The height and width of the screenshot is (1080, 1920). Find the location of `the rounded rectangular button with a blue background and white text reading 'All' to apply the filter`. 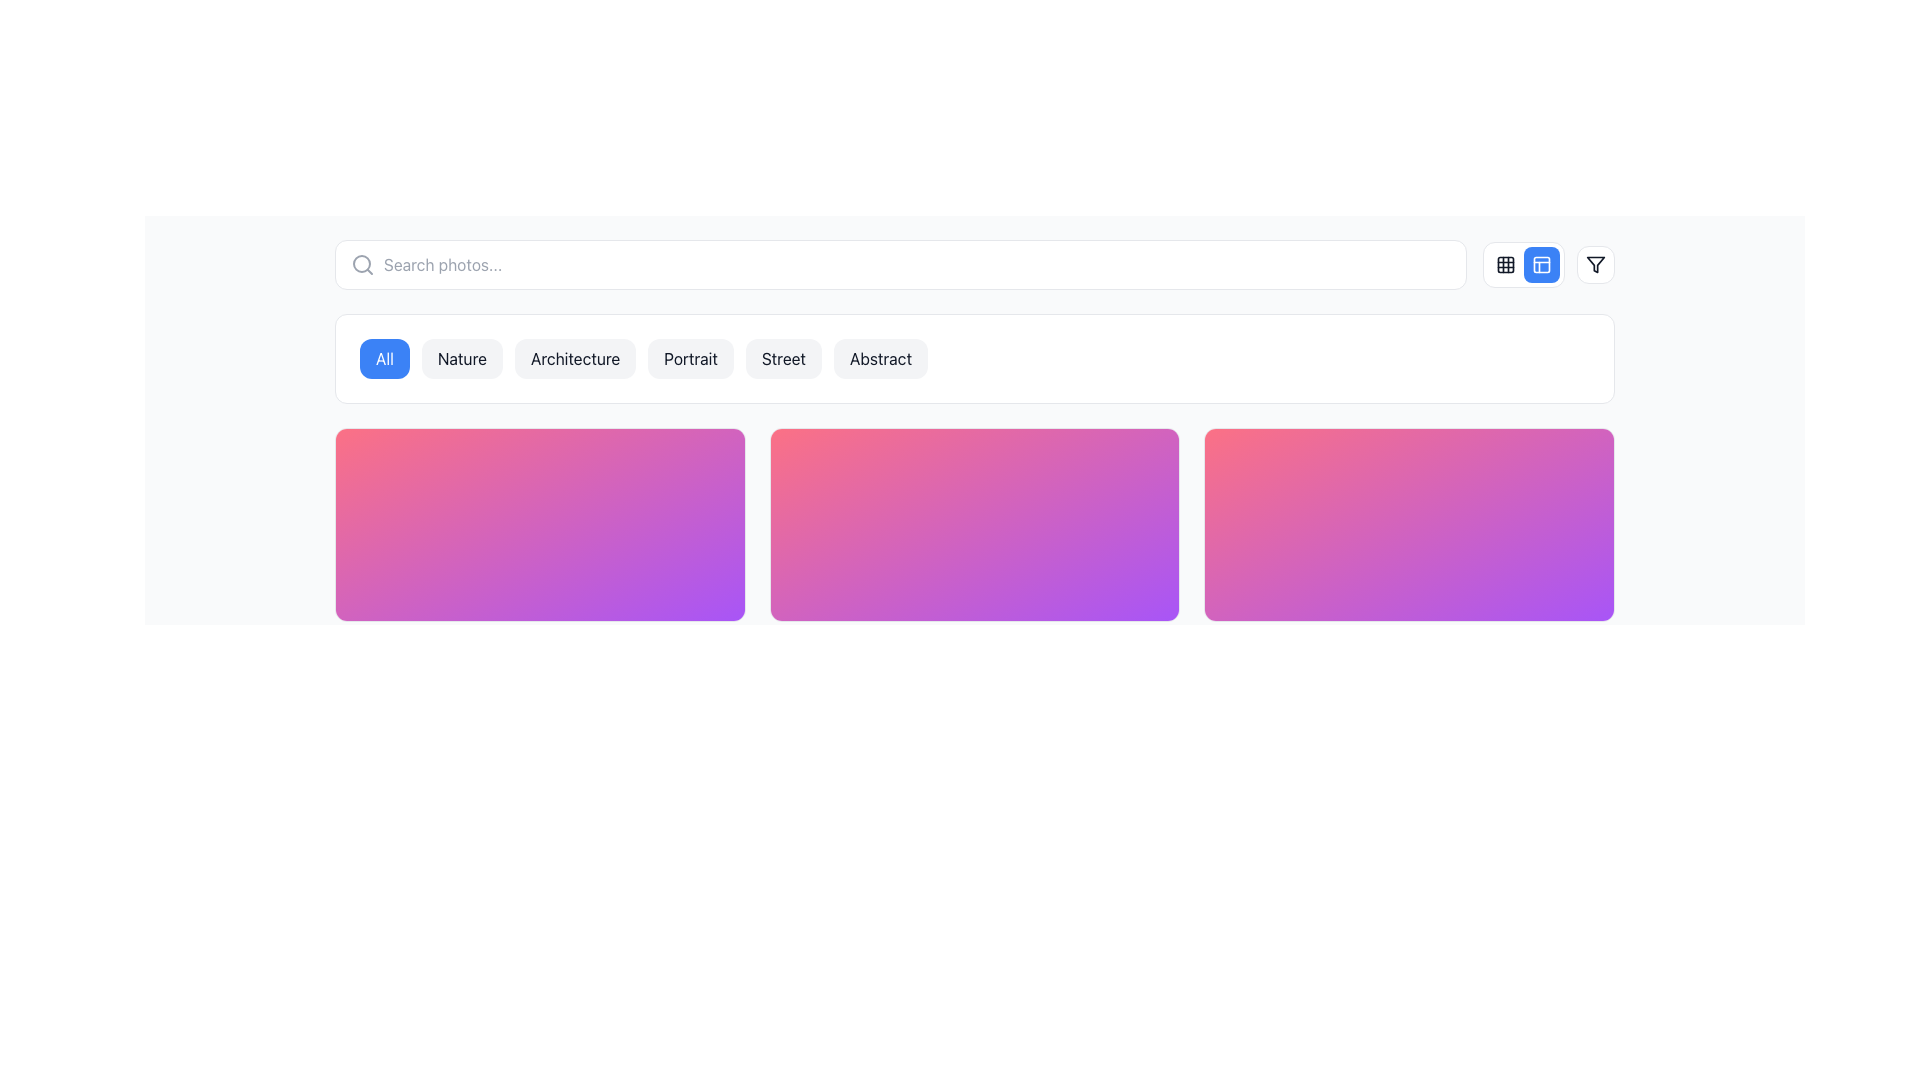

the rounded rectangular button with a blue background and white text reading 'All' to apply the filter is located at coordinates (384, 357).